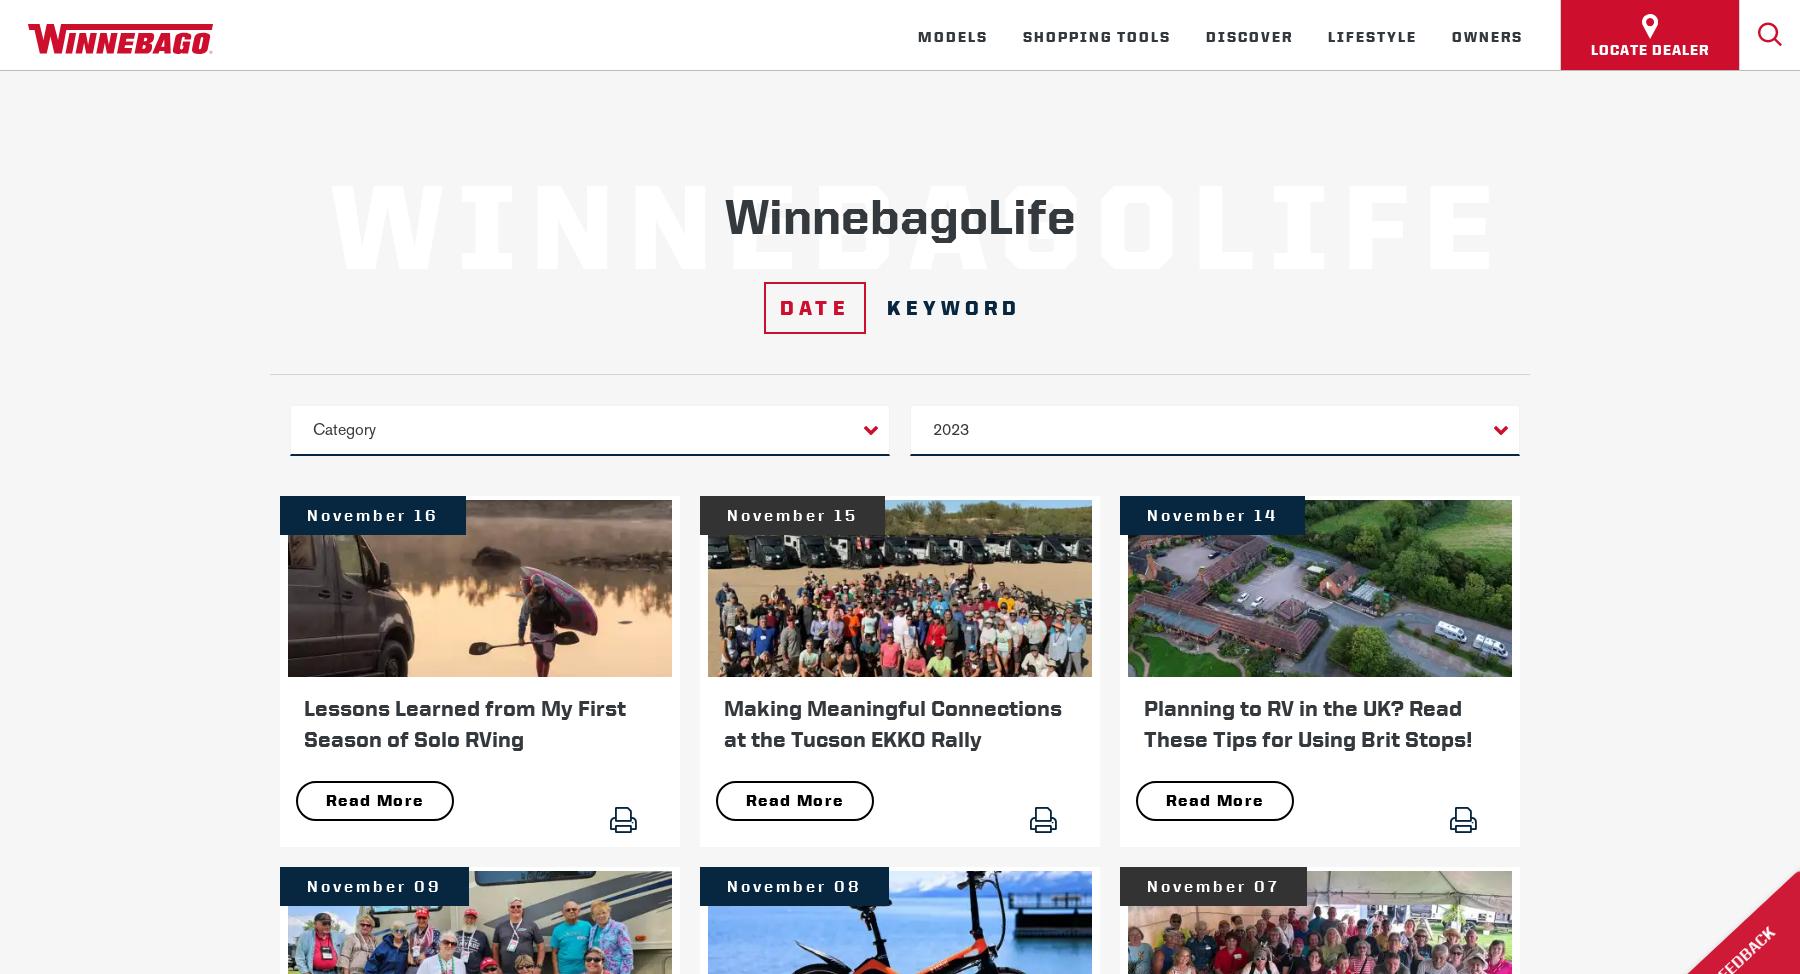 Image resolution: width=1800 pixels, height=974 pixels. Describe the element at coordinates (463, 723) in the screenshot. I see `'Lessons Learned from My First Season of Solo RVing'` at that location.